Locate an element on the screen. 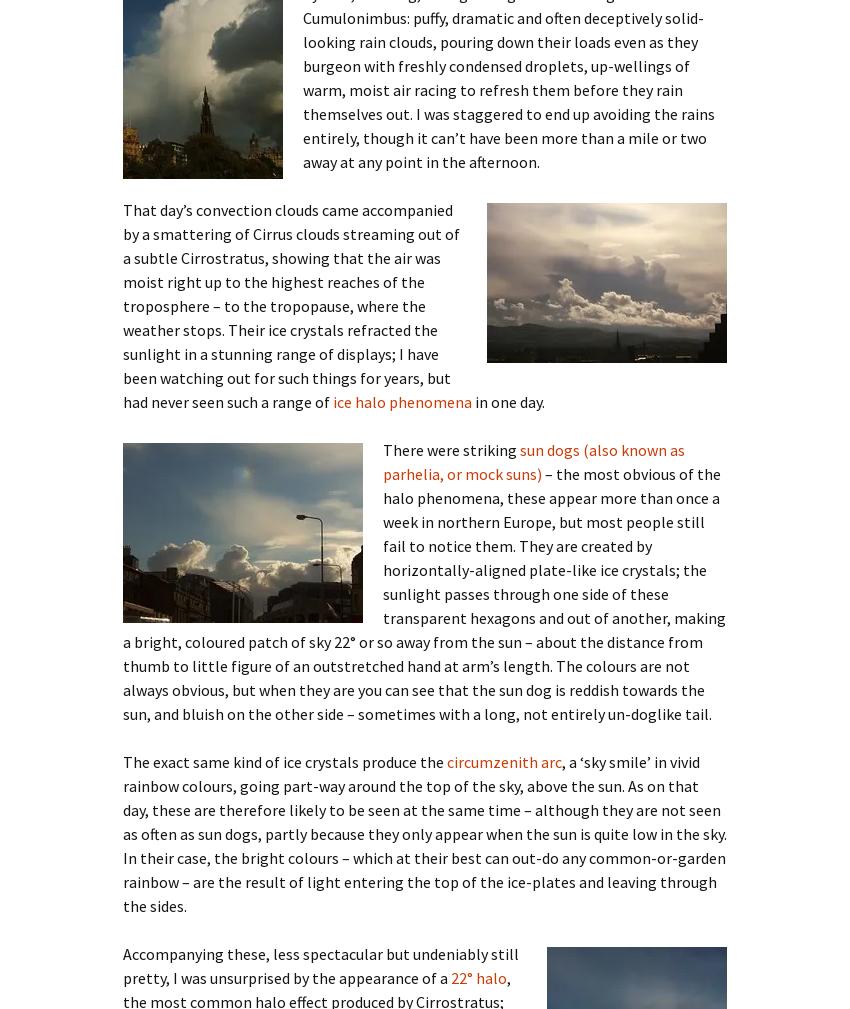 The image size is (850, 1009). 'circumzenith arc' is located at coordinates (504, 760).